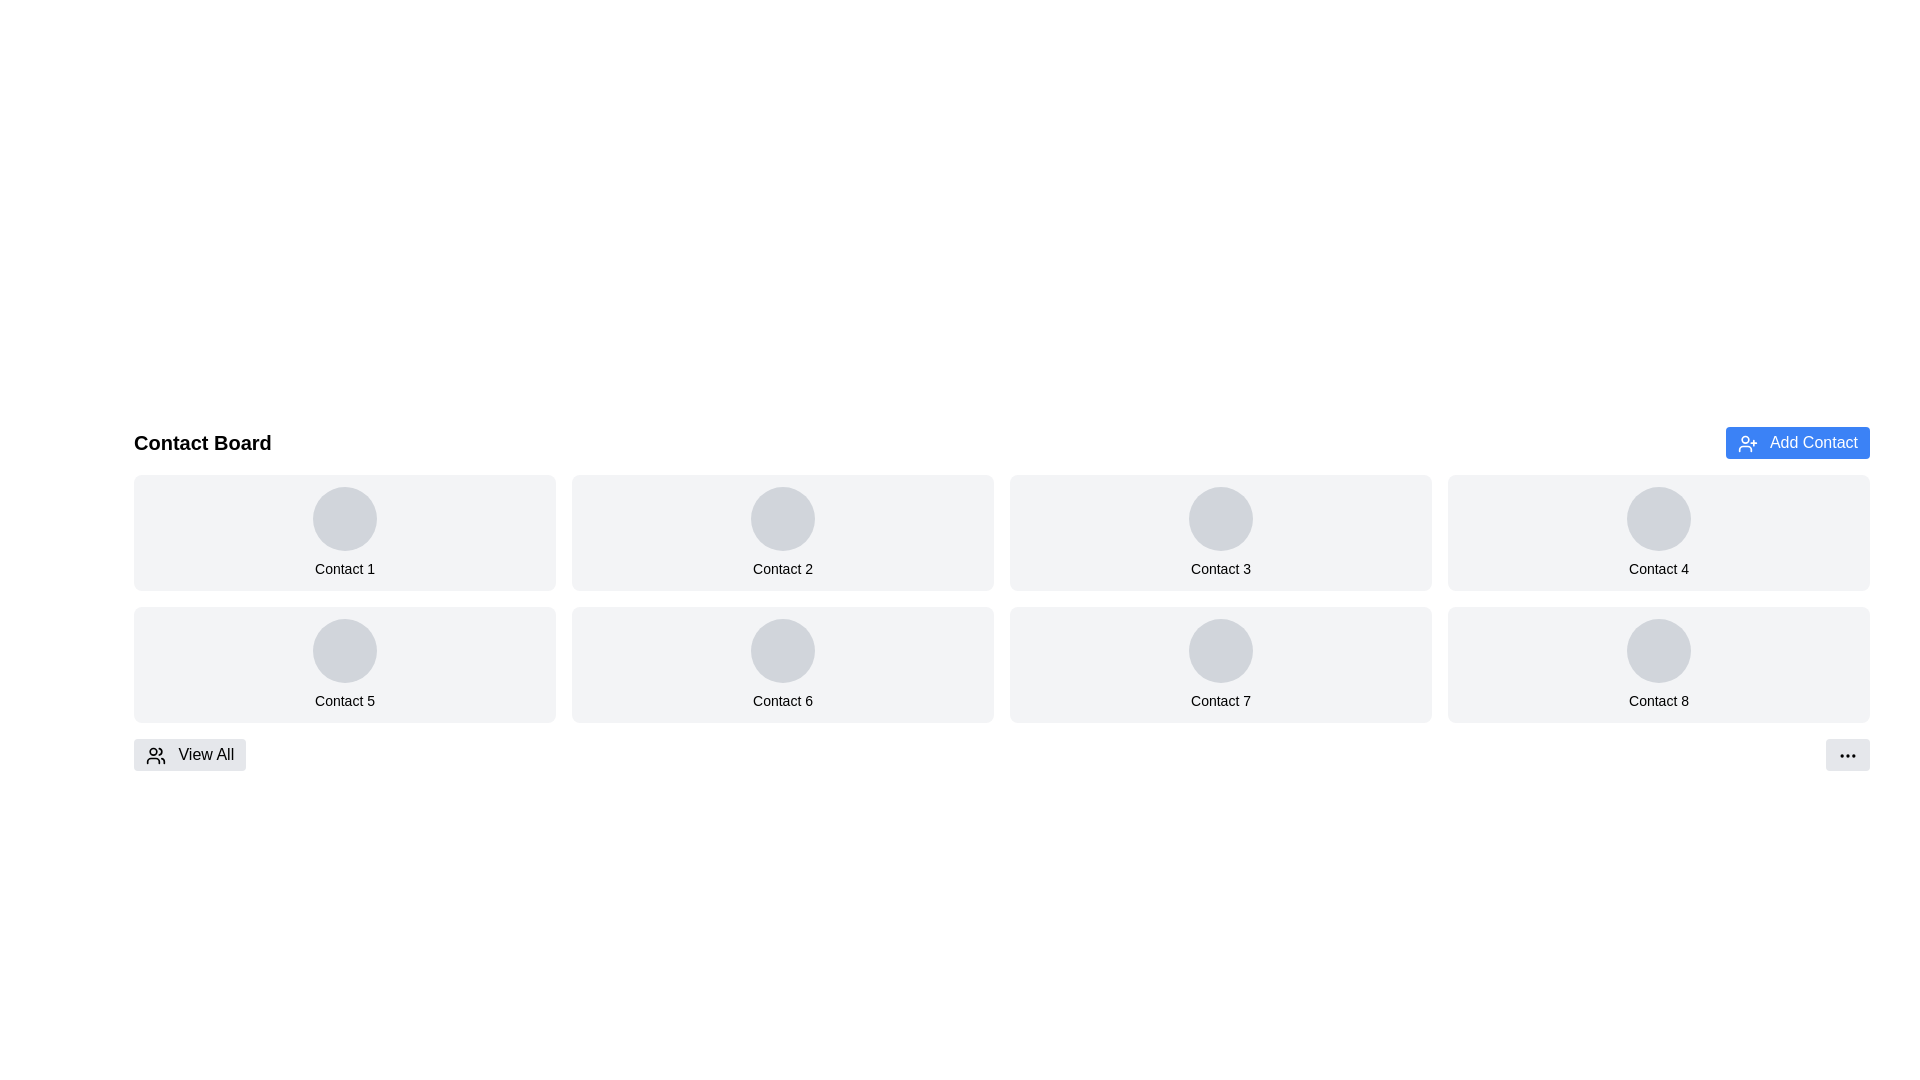 Image resolution: width=1920 pixels, height=1080 pixels. I want to click on the 'Add Contact' button located at the top-right corner of the 'Contact Board' section to initiate the action for adding a new contact, so click(1798, 442).